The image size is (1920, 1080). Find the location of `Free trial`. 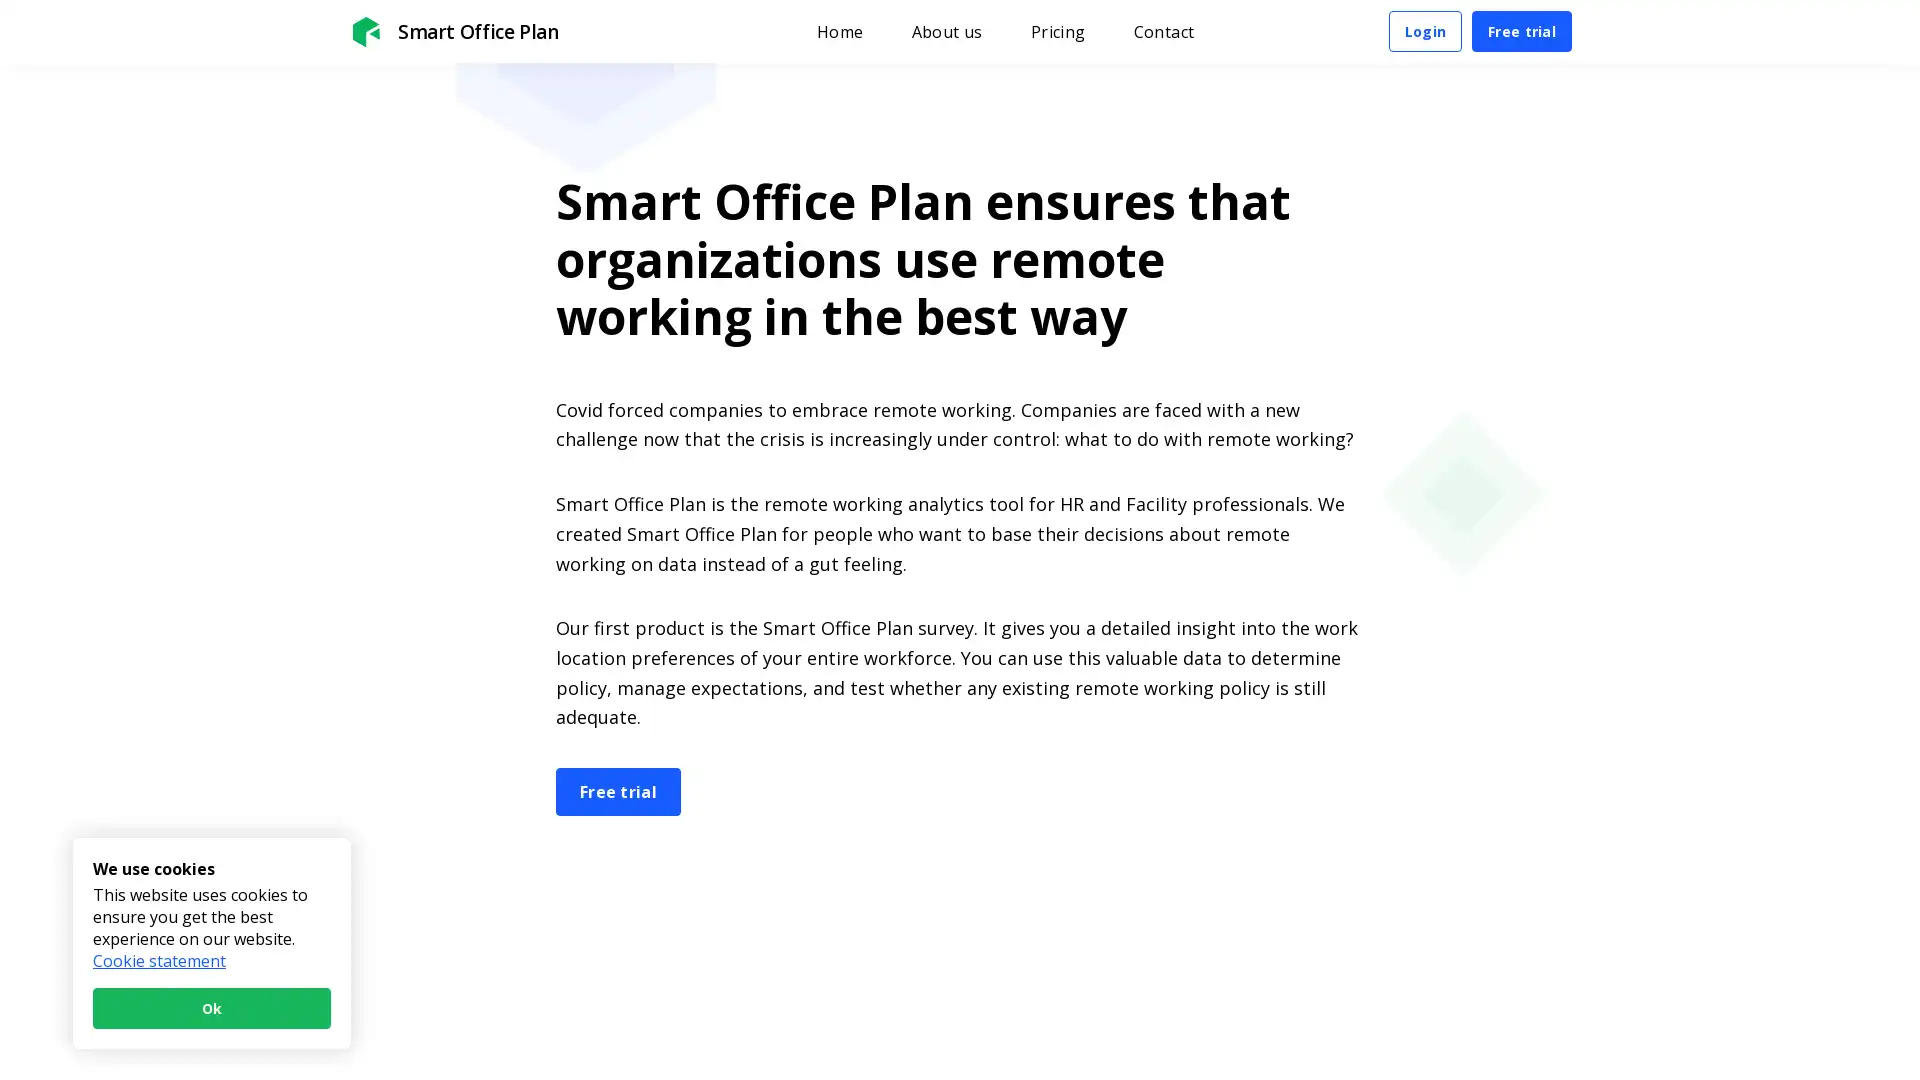

Free trial is located at coordinates (1520, 31).